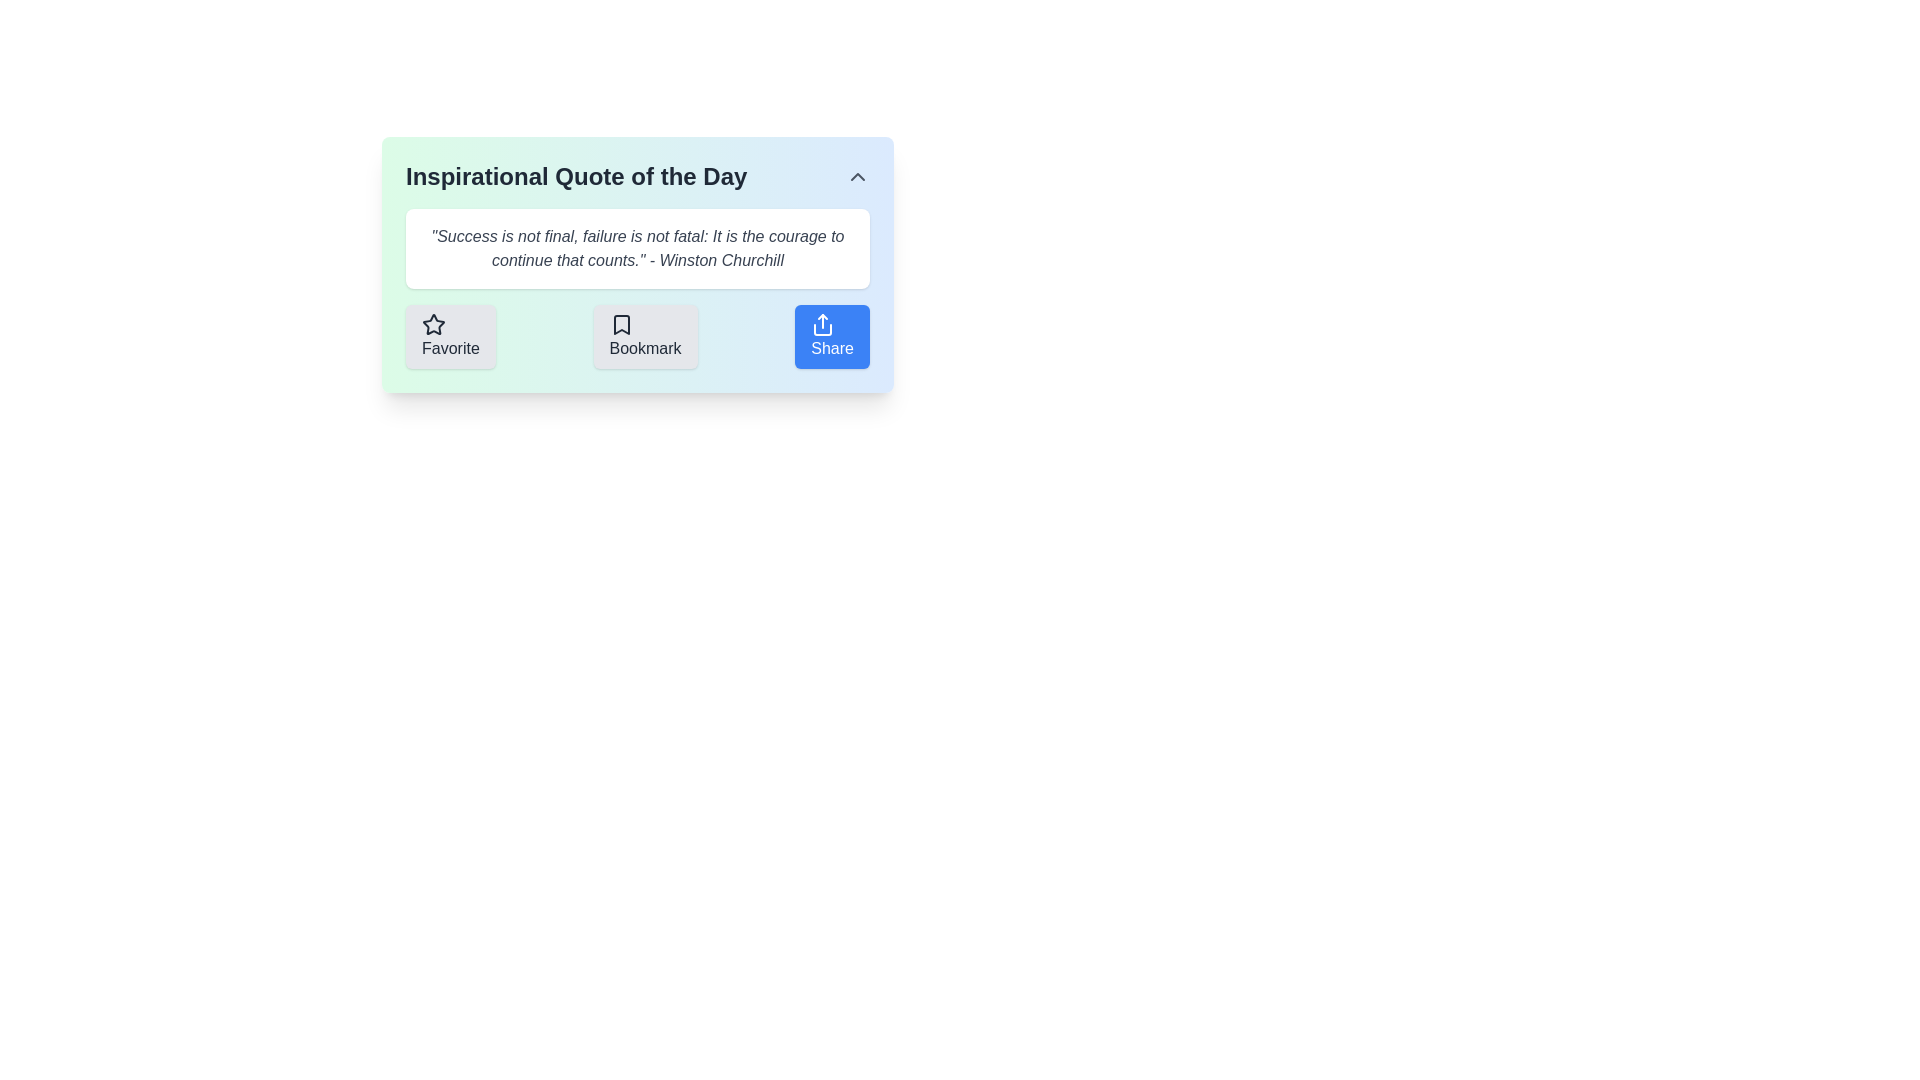 This screenshot has height=1080, width=1920. I want to click on the share icon, which is a minimal line-art upward-pointing arrow on a blue background, located in the bottom-right corner of the section containing the 'Favorite' and 'Bookmark' buttons, so click(823, 323).